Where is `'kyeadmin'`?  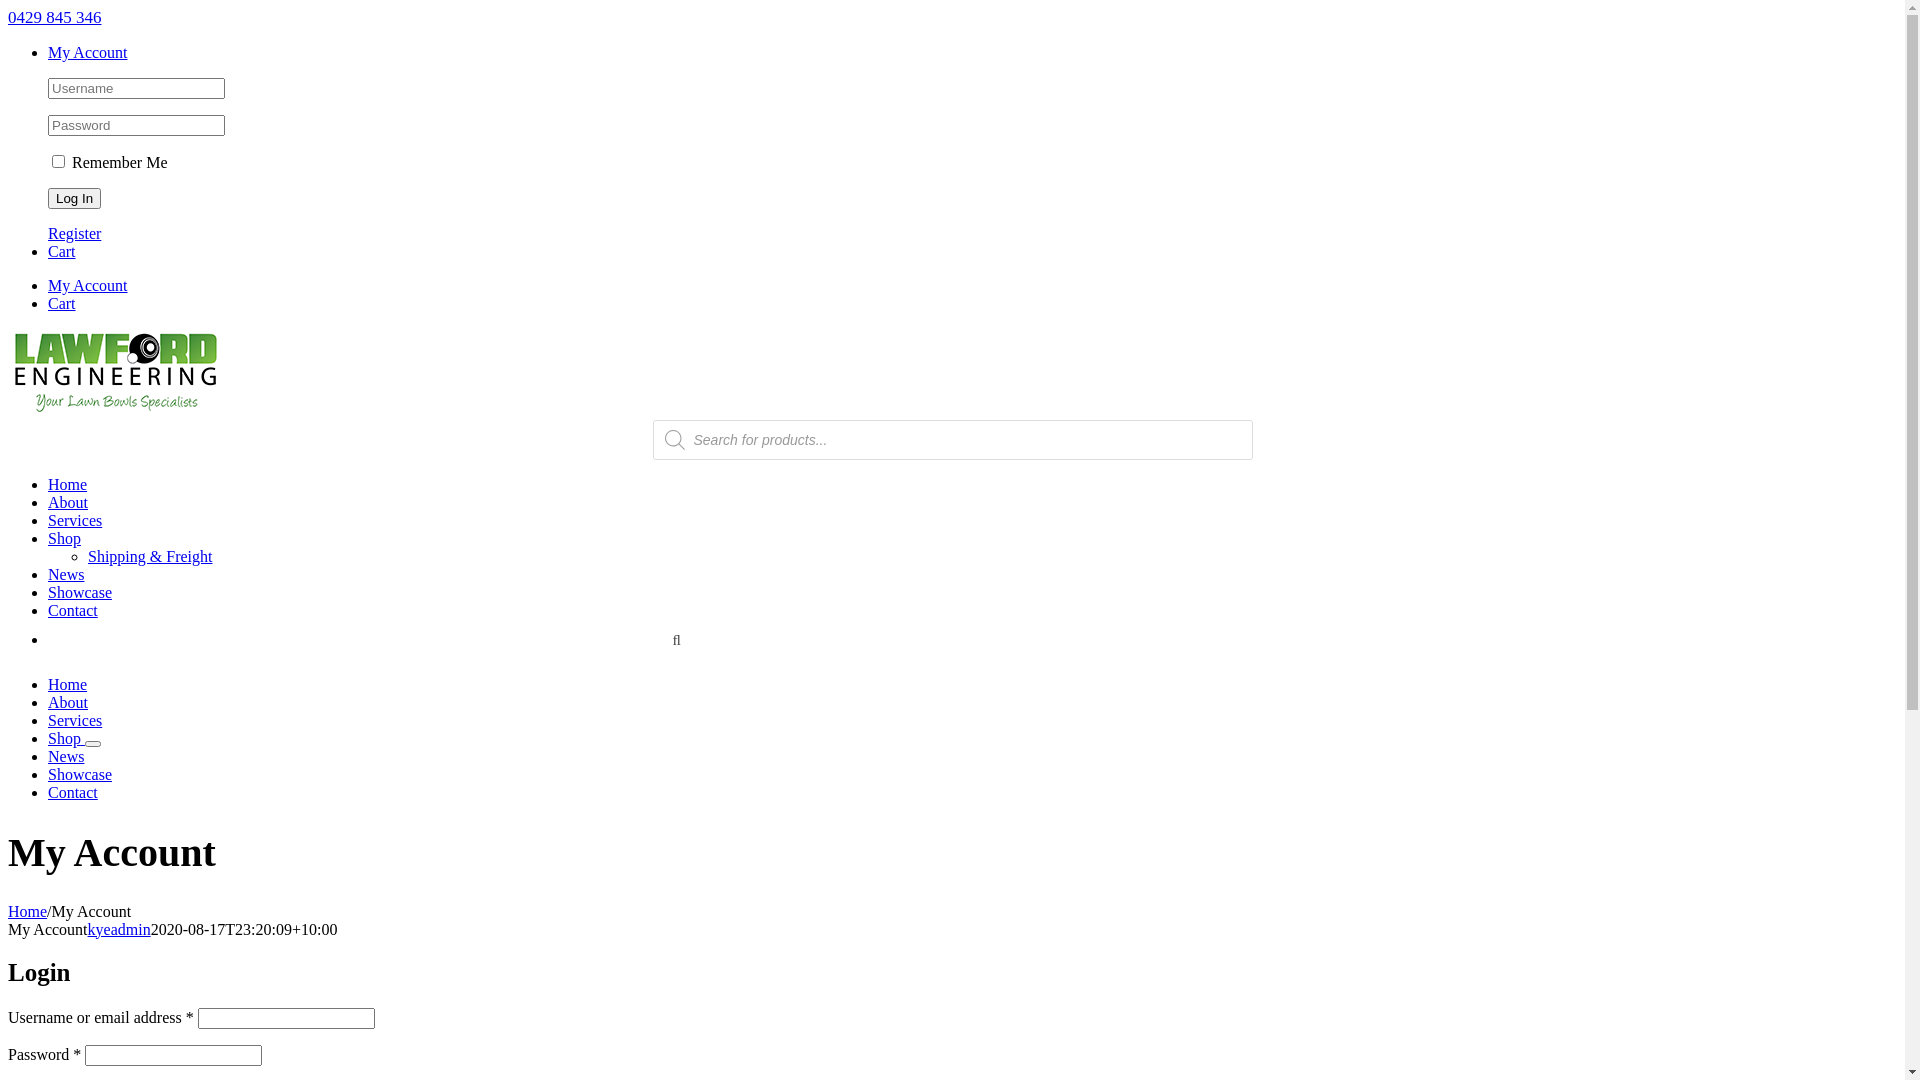 'kyeadmin' is located at coordinates (86, 929).